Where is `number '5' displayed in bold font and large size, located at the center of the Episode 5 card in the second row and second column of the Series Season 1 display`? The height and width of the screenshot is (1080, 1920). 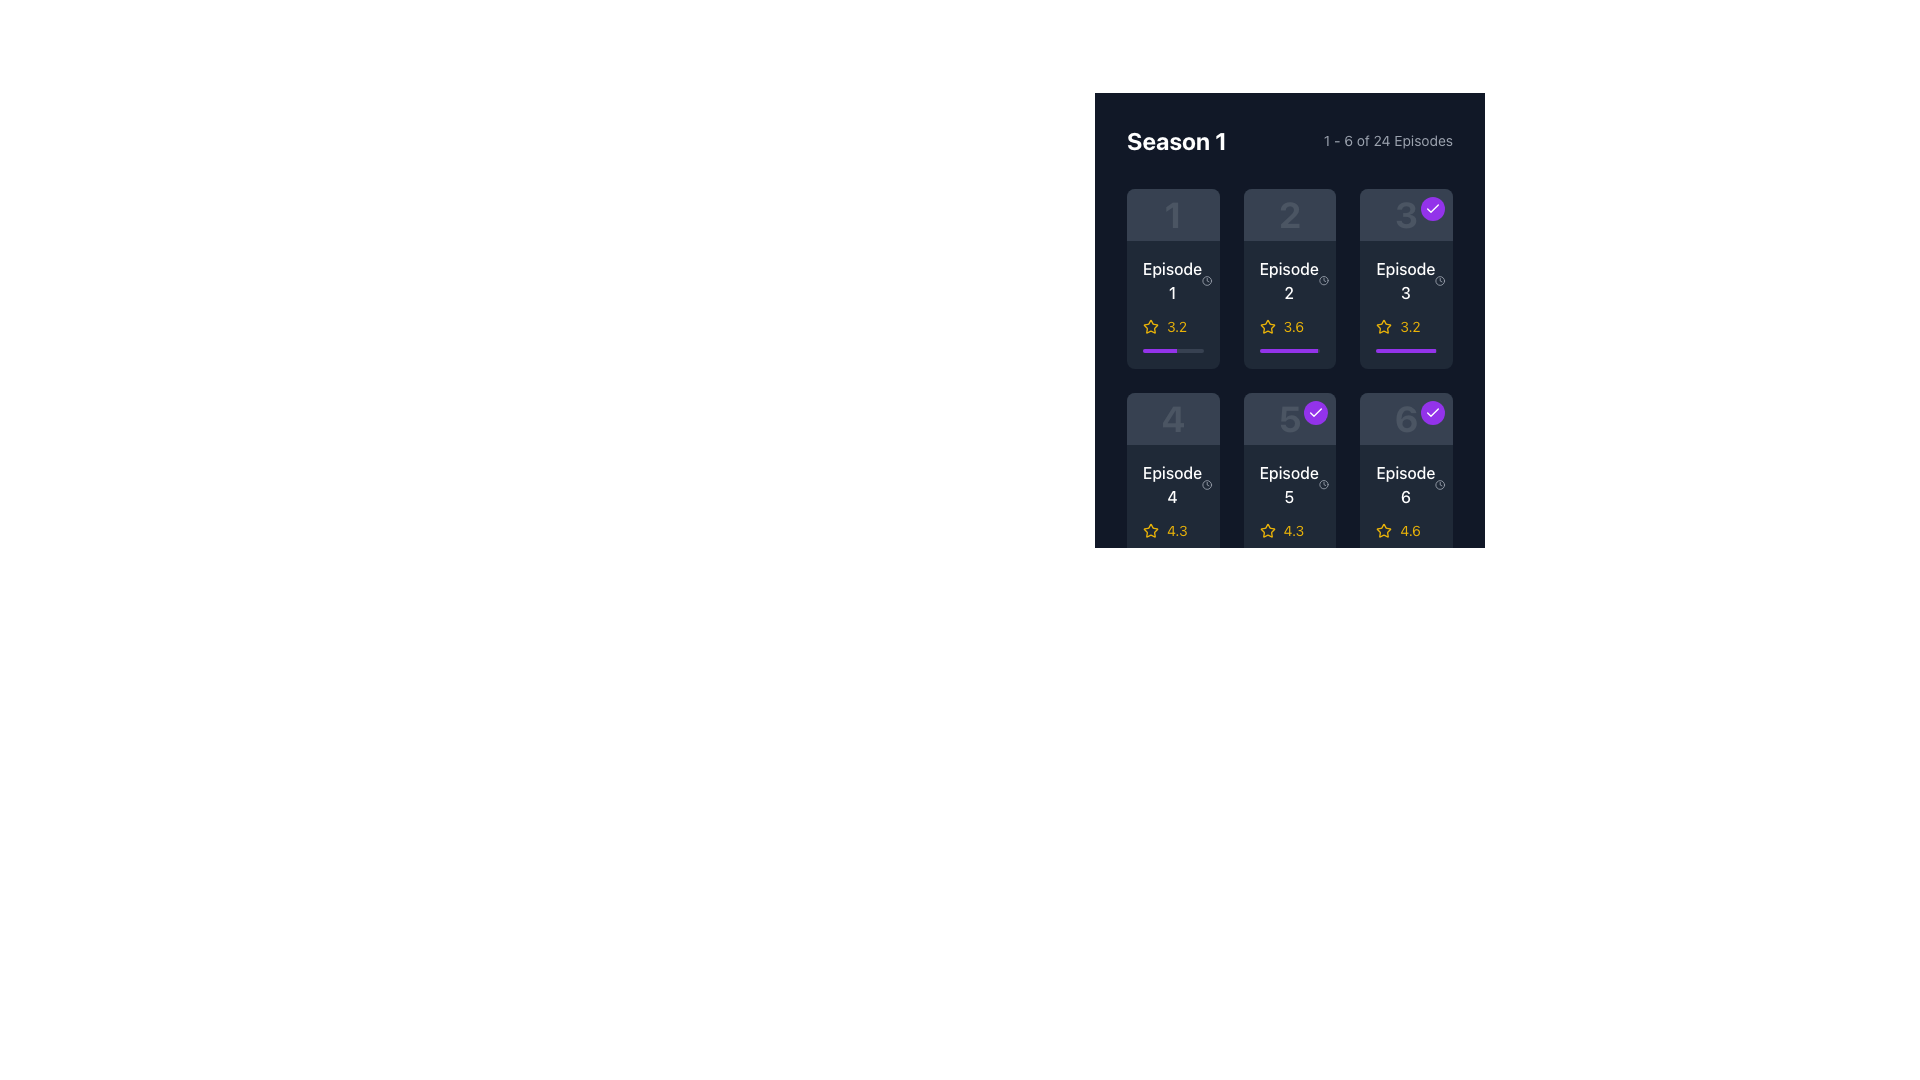 number '5' displayed in bold font and large size, located at the center of the Episode 5 card in the second row and second column of the Series Season 1 display is located at coordinates (1290, 418).